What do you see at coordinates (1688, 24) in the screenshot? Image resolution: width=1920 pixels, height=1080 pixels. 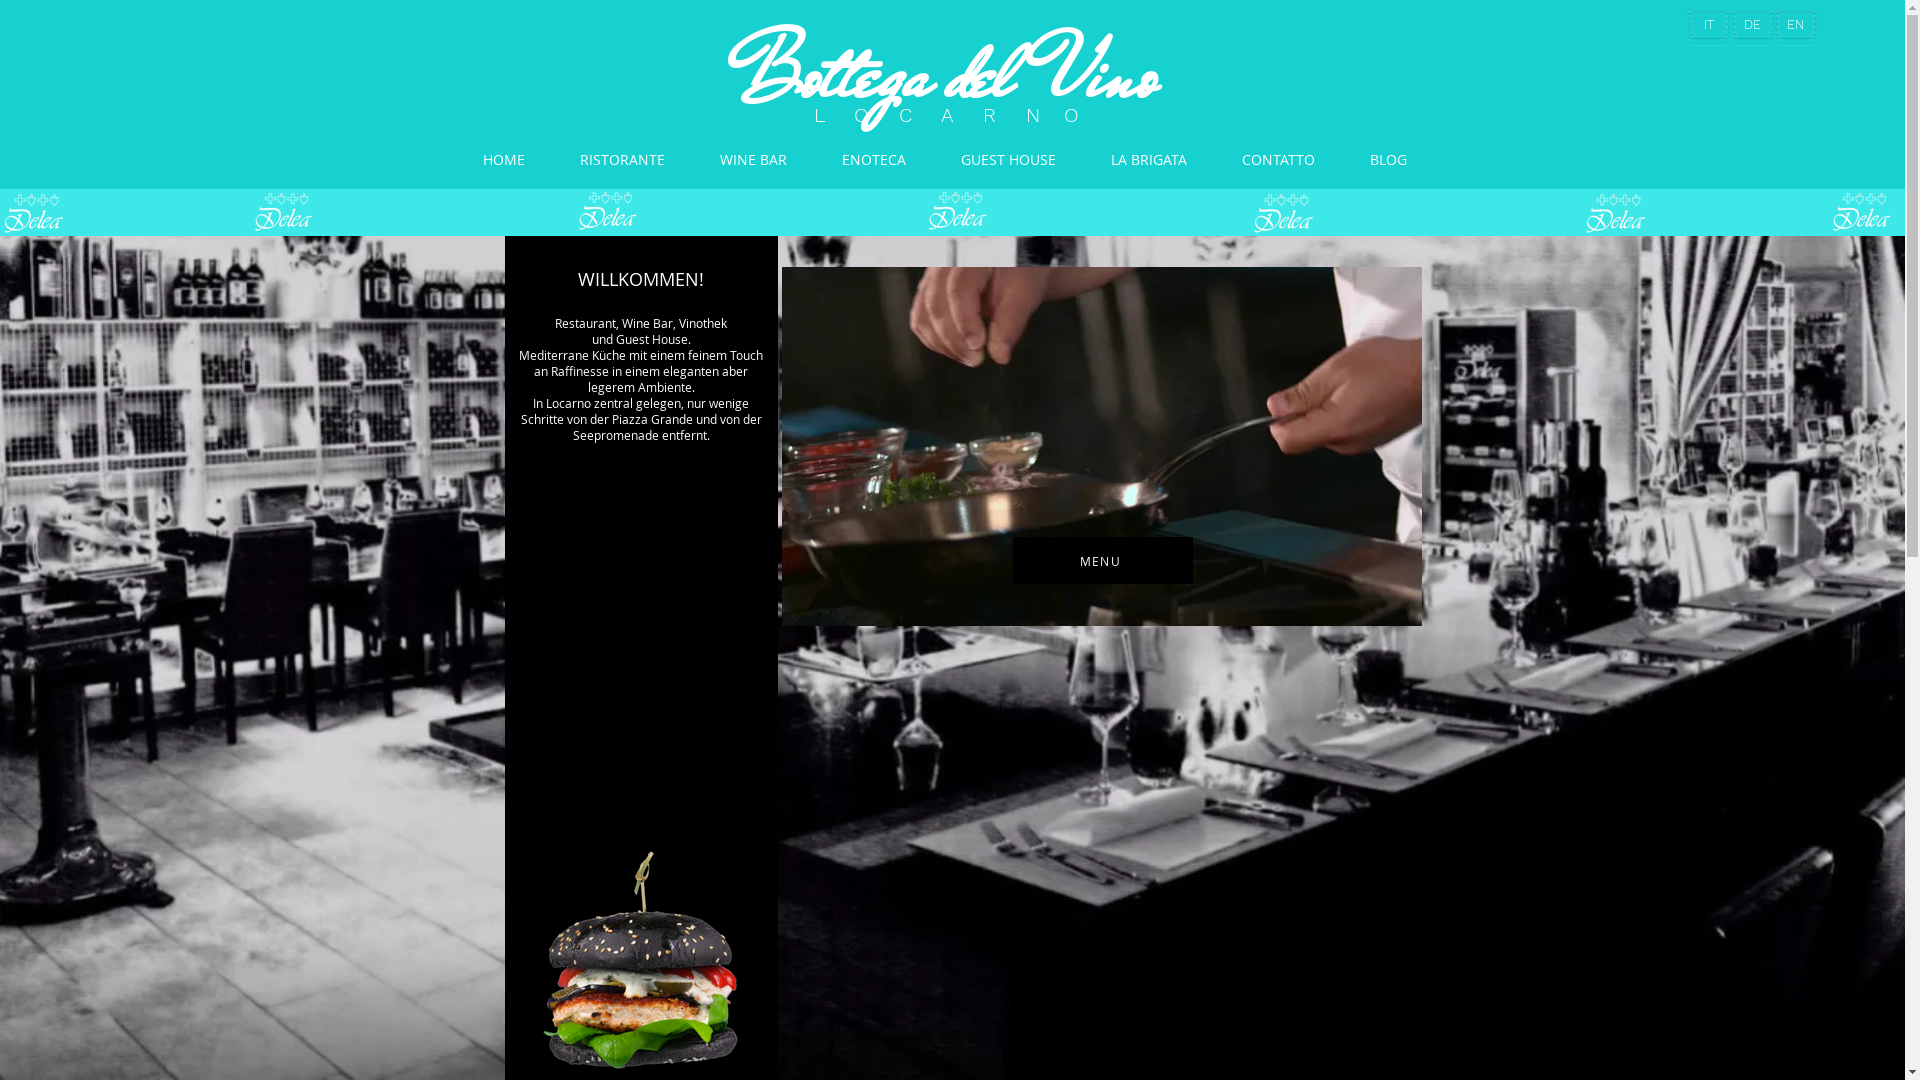 I see `'IT'` at bounding box center [1688, 24].